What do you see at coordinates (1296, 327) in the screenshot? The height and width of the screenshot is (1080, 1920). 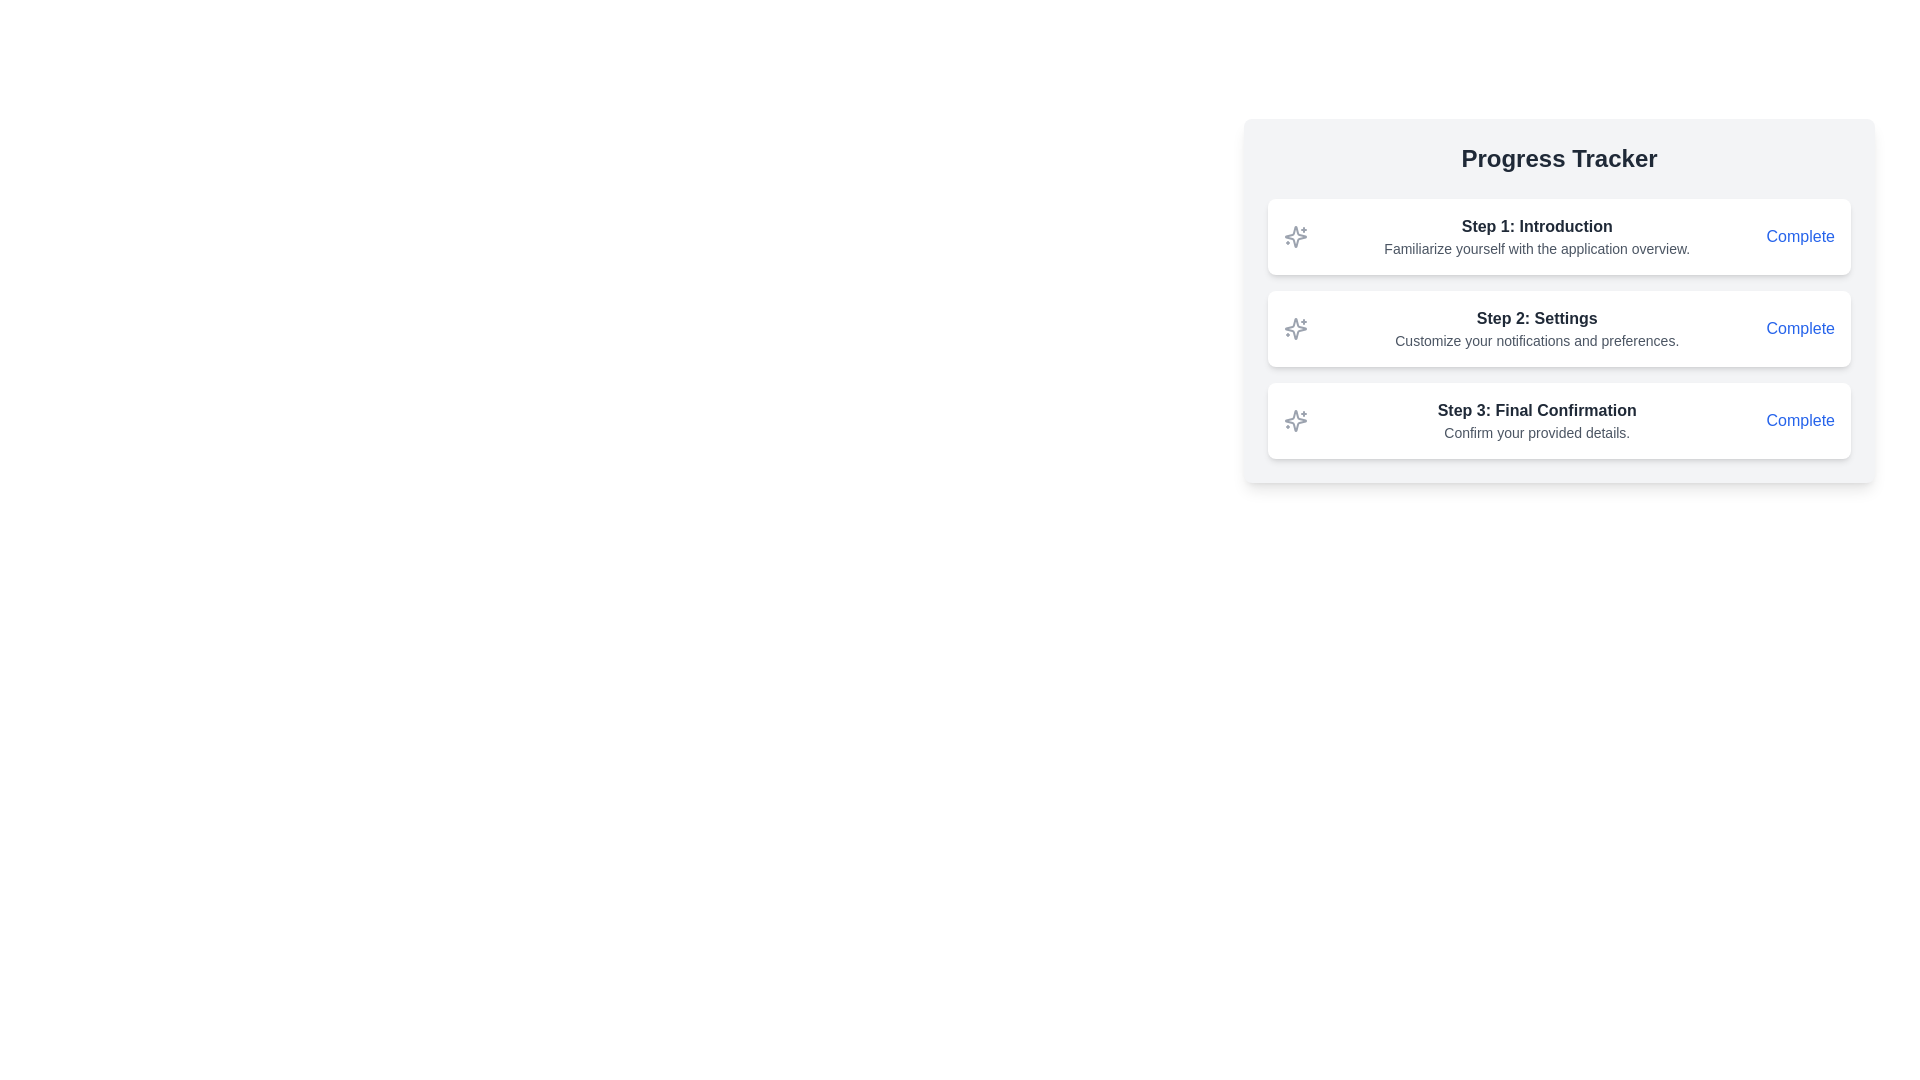 I see `the leftmost icon representing 'Step 2: Settings' in the progress tracker, which is located between 'Step 1: Introduction' and 'Step 3: Final Confirmation'` at bounding box center [1296, 327].